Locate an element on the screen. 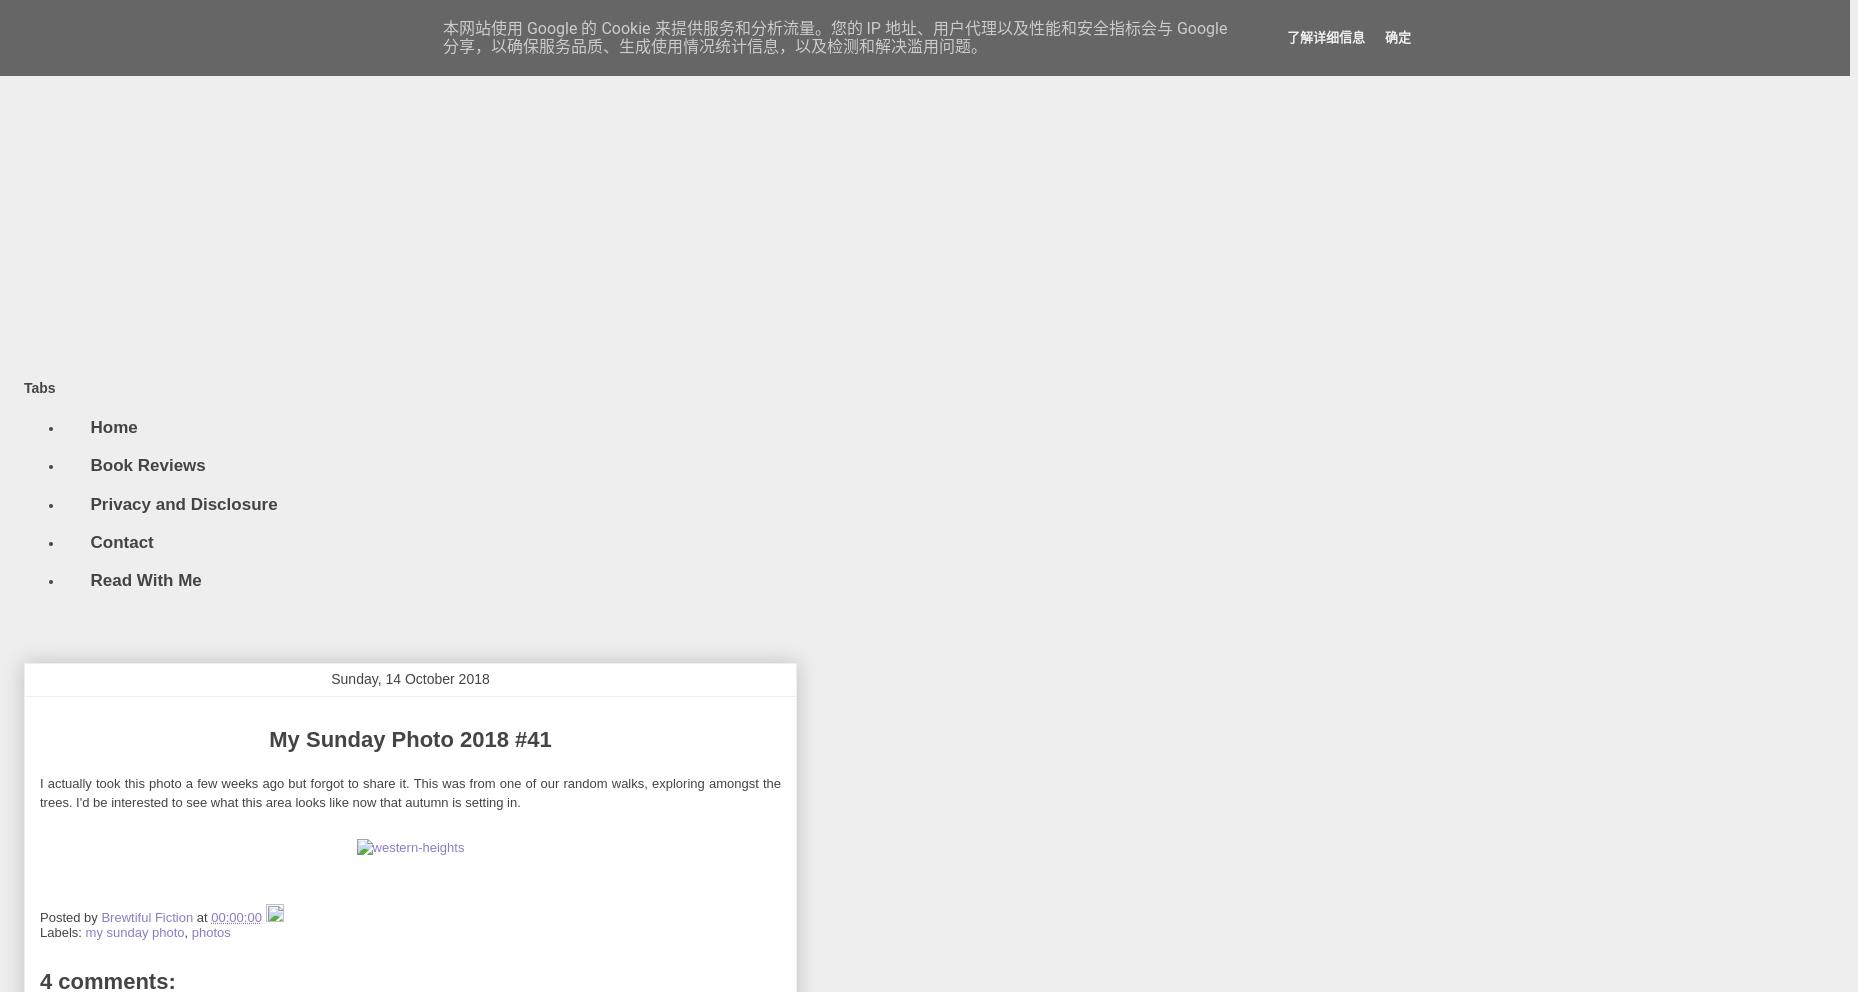  'at' is located at coordinates (202, 915).